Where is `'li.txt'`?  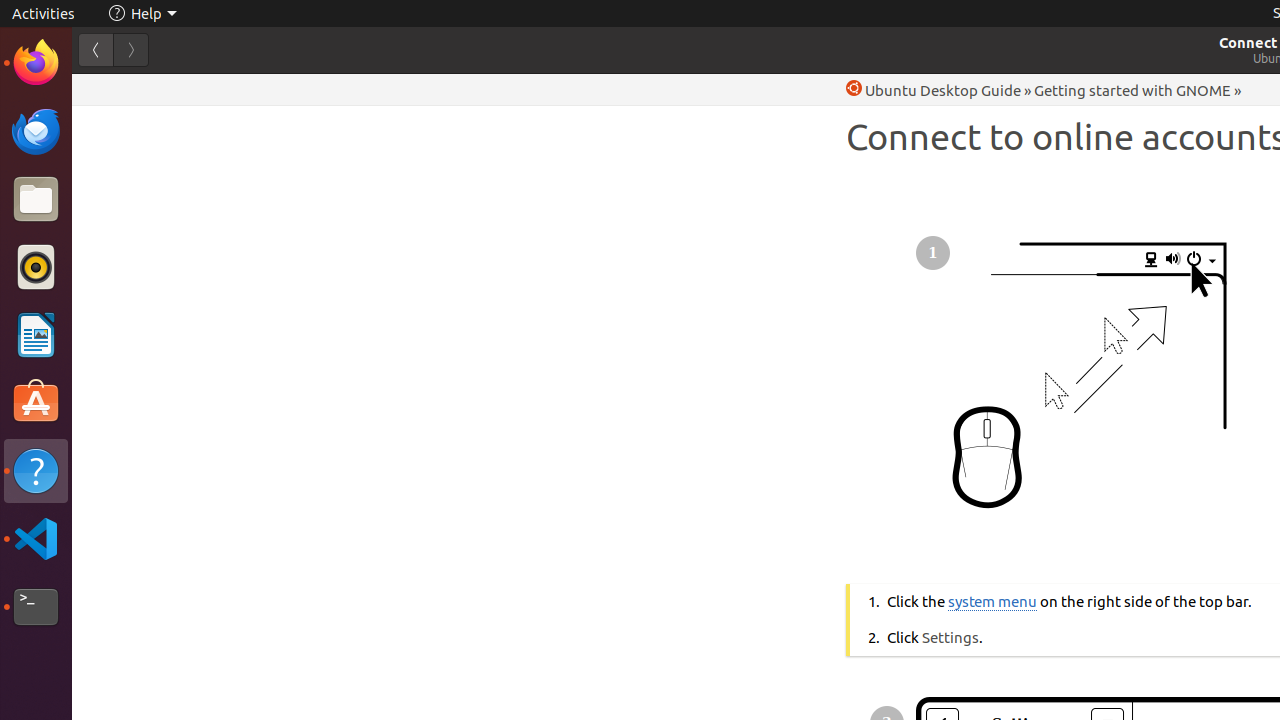
'li.txt' is located at coordinates (257, 88).